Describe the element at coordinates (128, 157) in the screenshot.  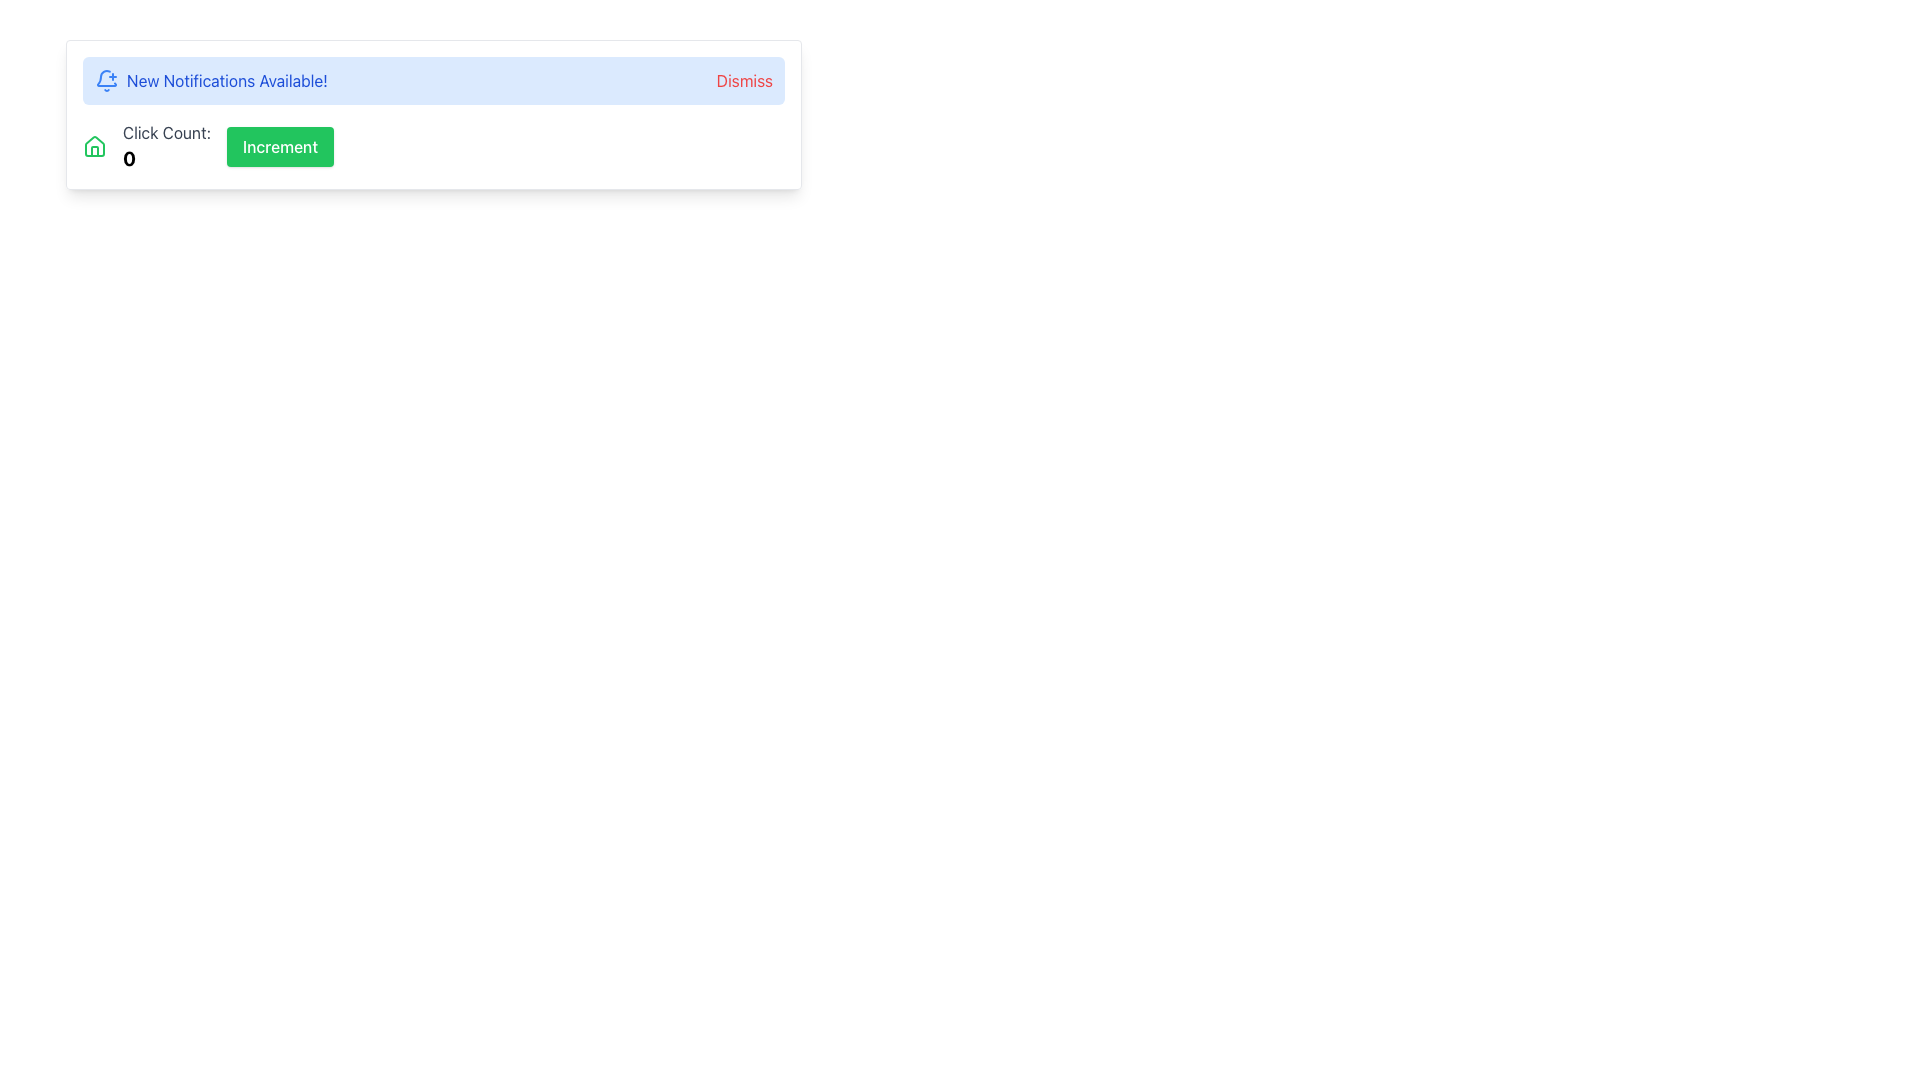
I see `the static text display field that shows the current count of clicks, located immediately to the right of the 'Click Count:' label and above the 'Increment' button` at that location.